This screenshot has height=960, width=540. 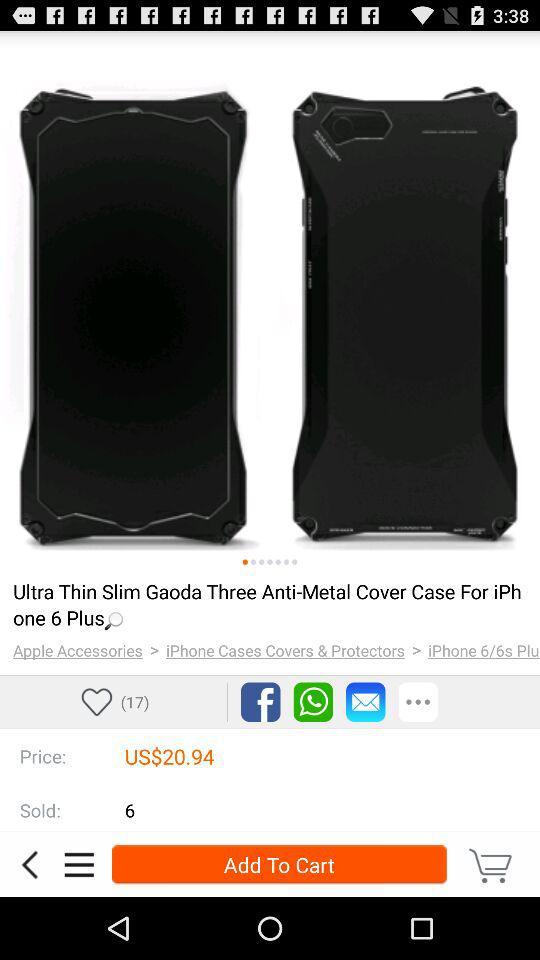 I want to click on mail, so click(x=364, y=702).